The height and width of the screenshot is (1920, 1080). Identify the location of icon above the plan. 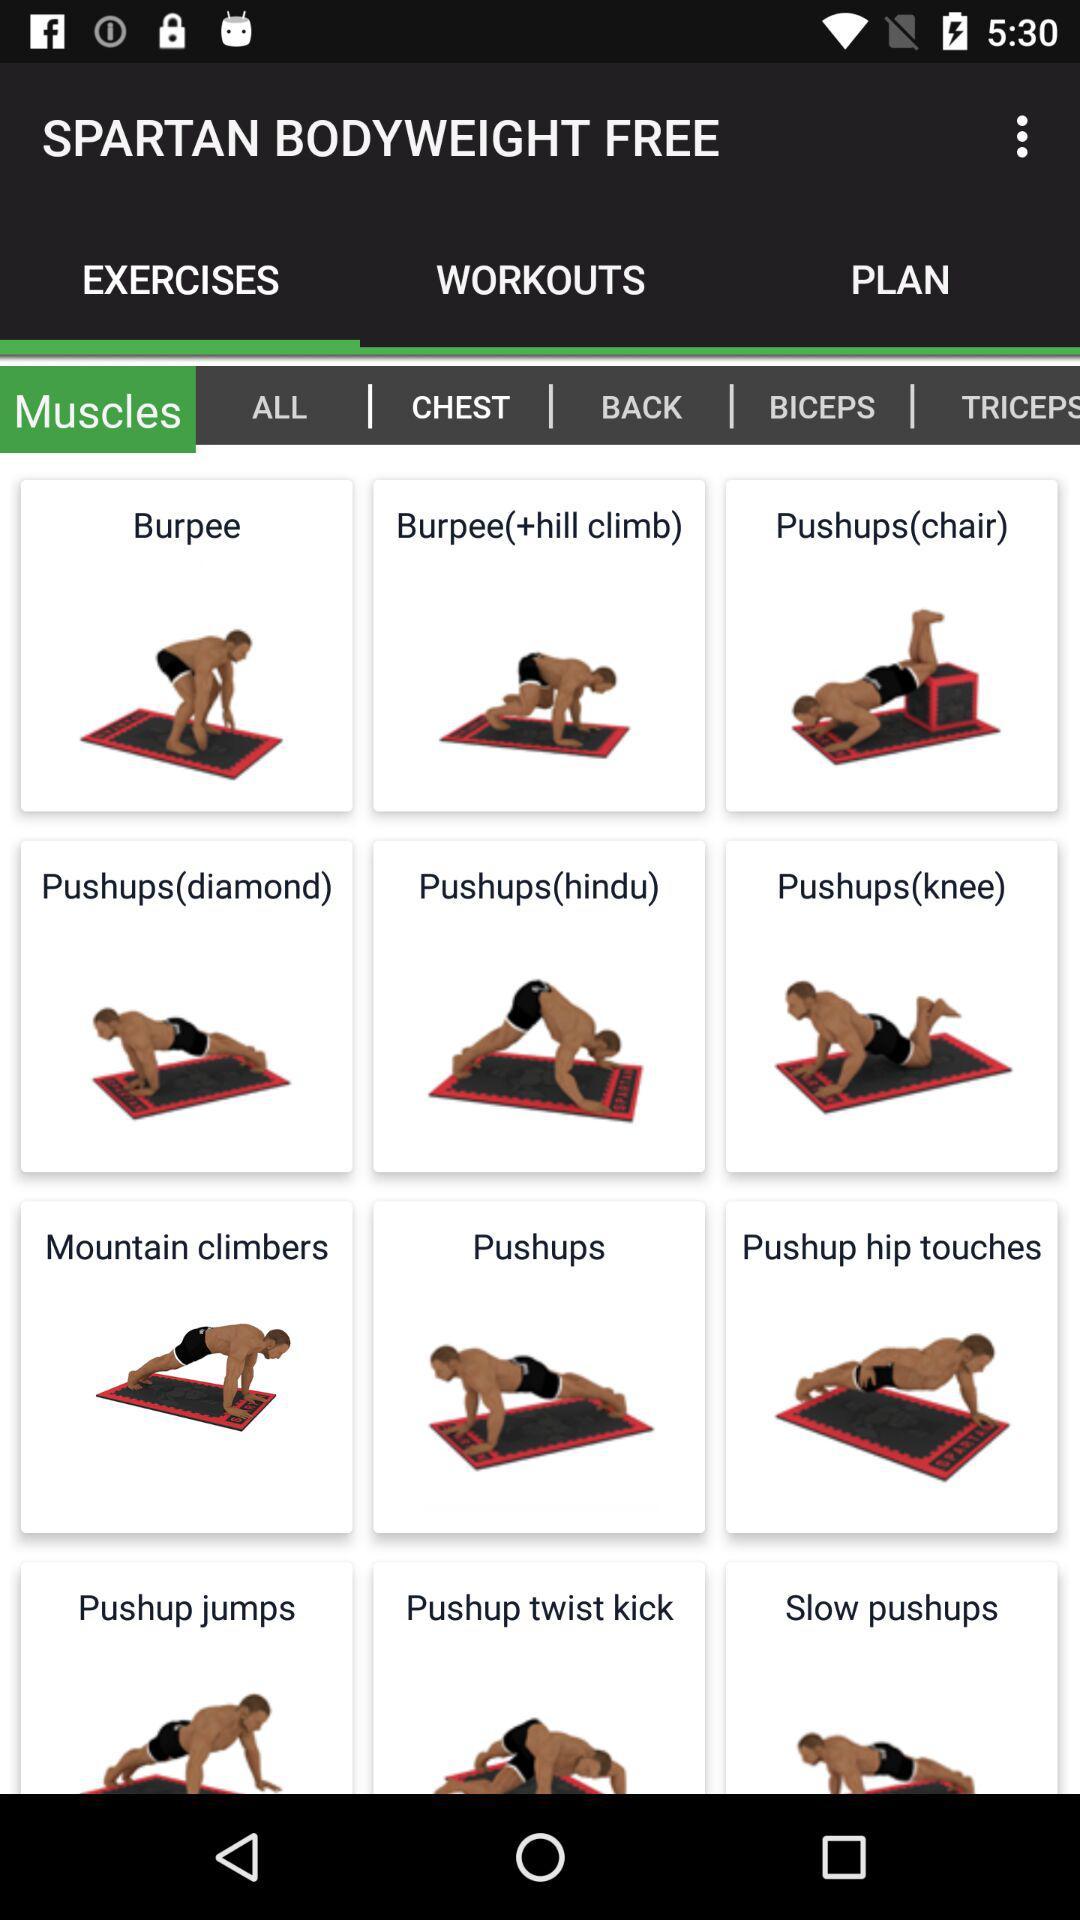
(1027, 135).